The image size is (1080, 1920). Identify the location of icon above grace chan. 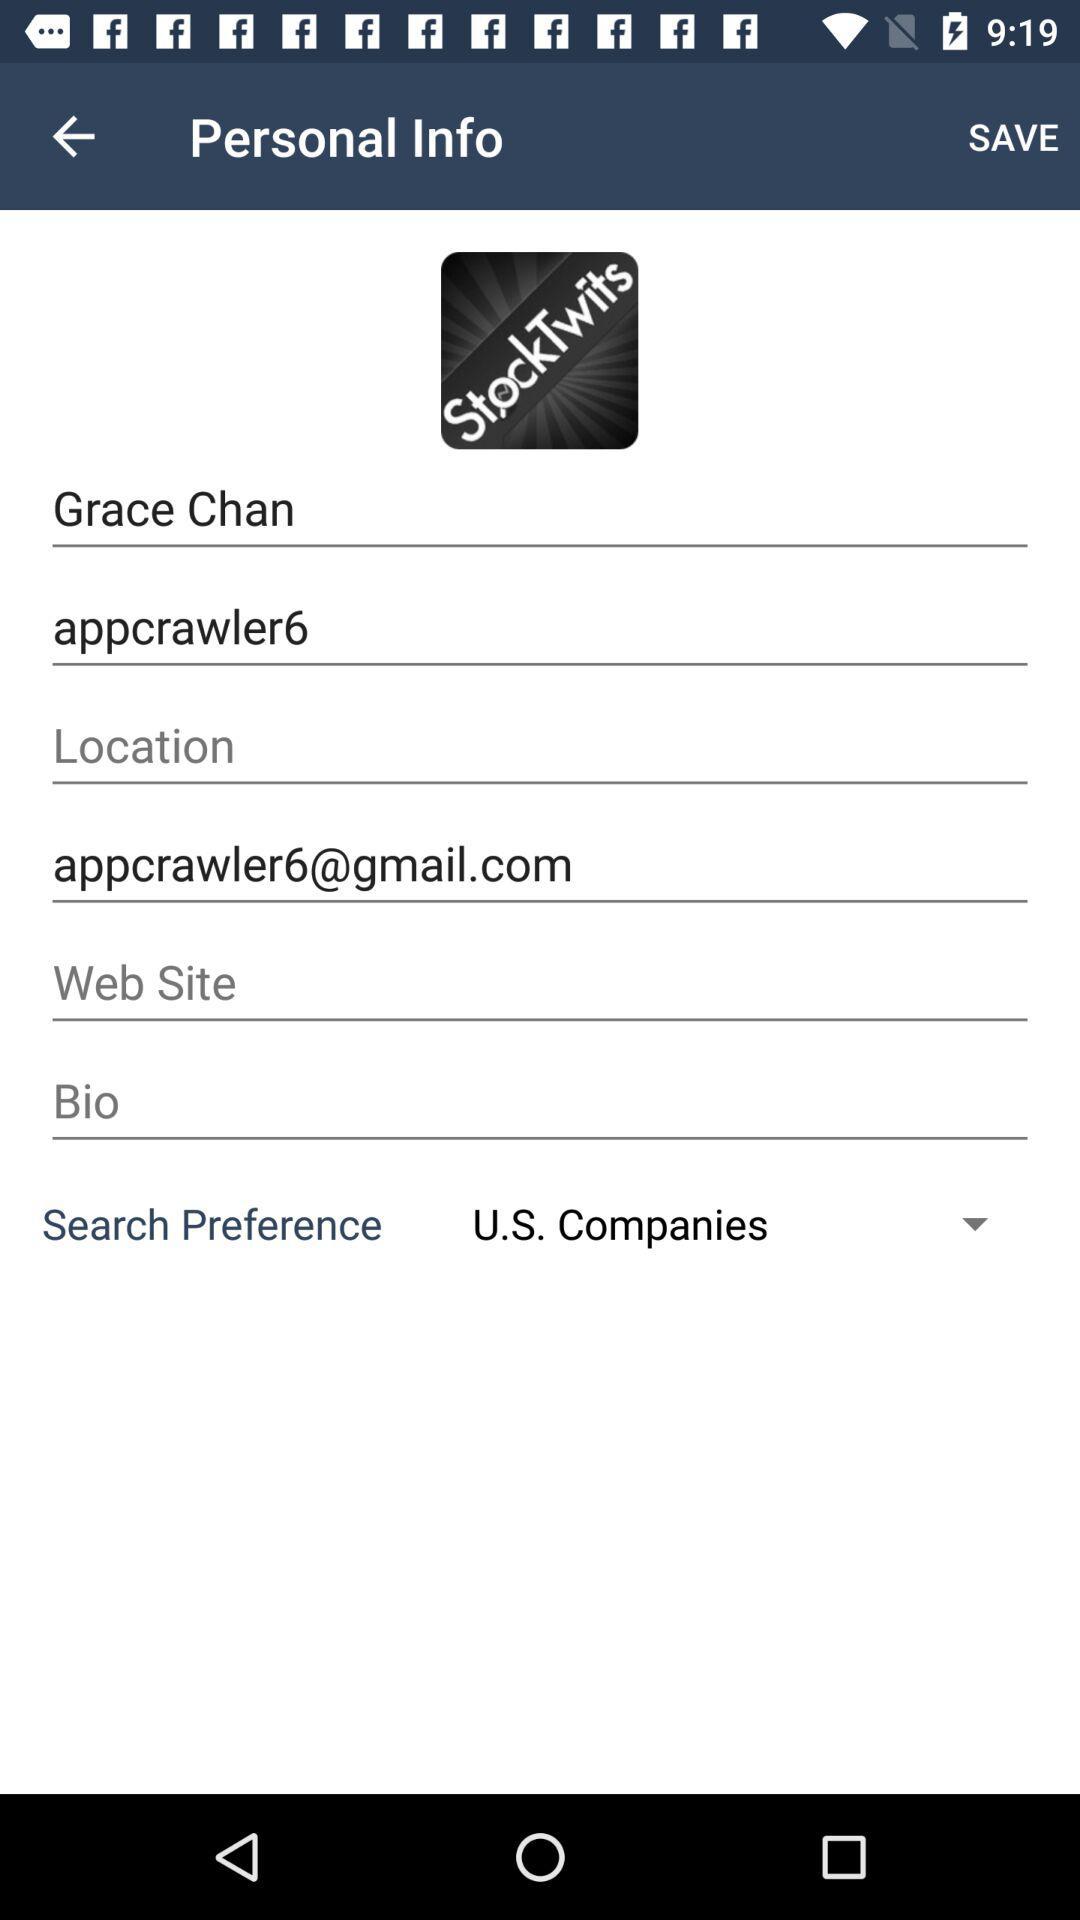
(72, 135).